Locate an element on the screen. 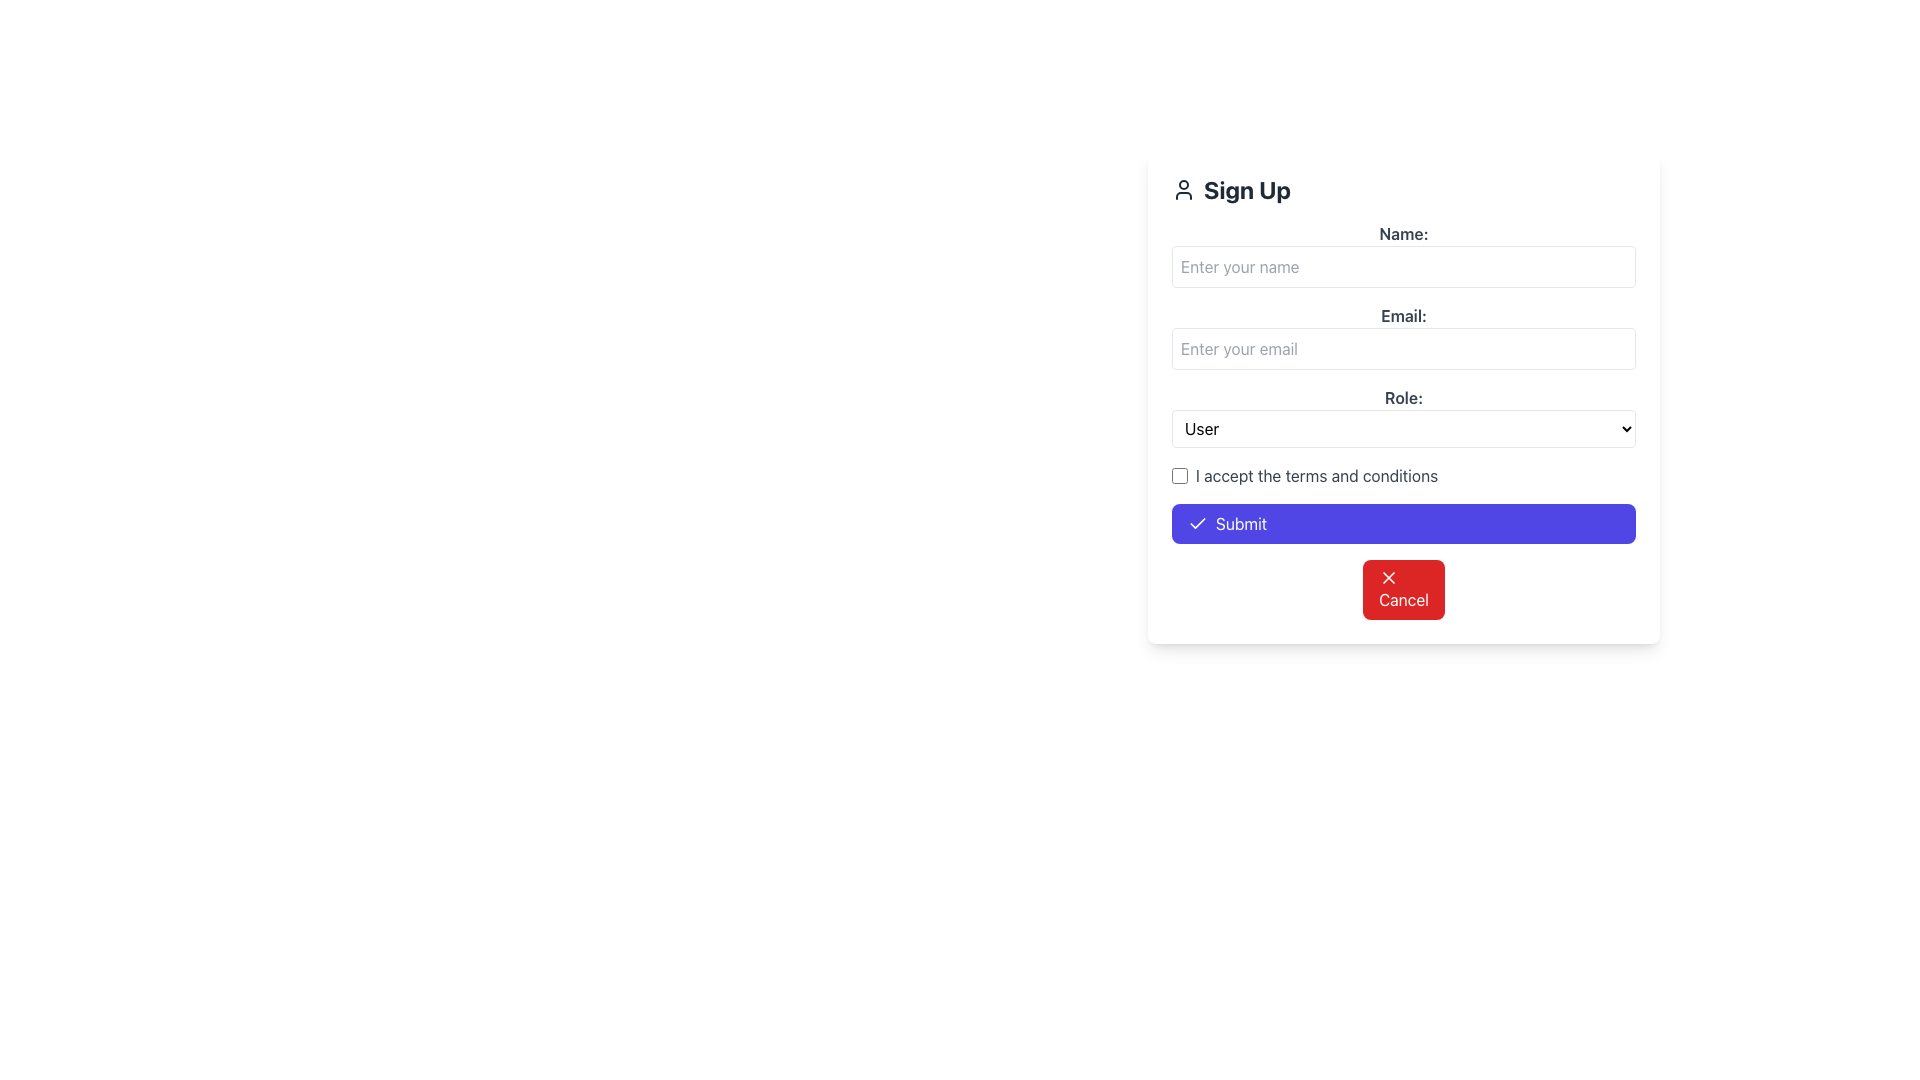  the dropdown menu labeled 'Role:' located is located at coordinates (1402, 415).